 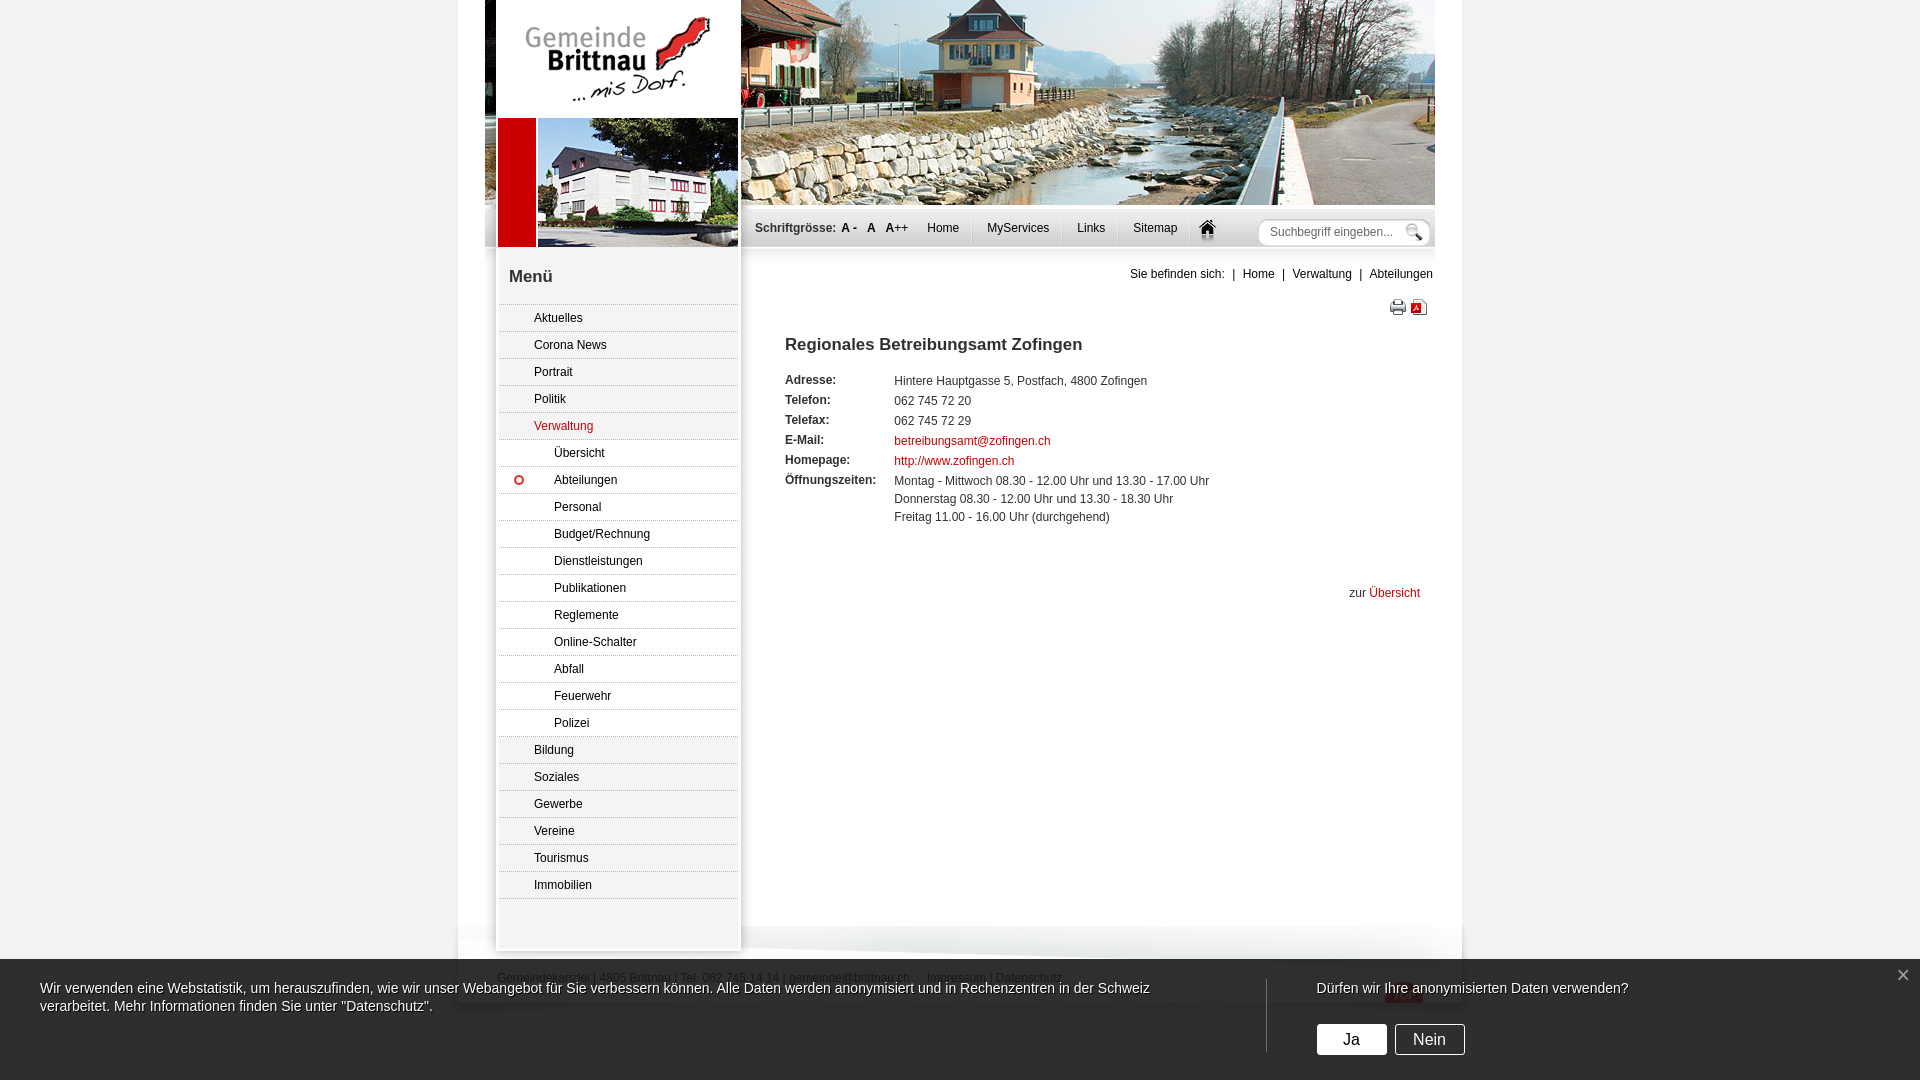 I want to click on 'Dienstleistungen', so click(x=617, y=561).